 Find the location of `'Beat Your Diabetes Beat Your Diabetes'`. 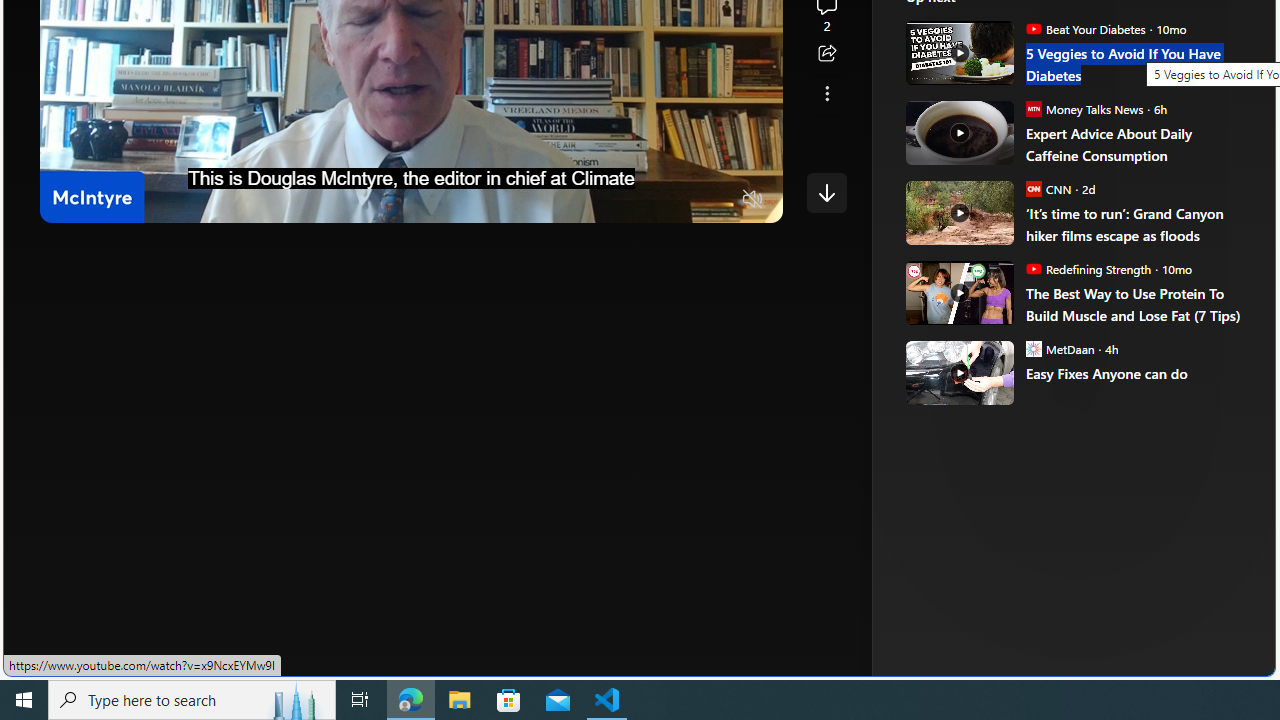

'Beat Your Diabetes Beat Your Diabetes' is located at coordinates (1084, 28).